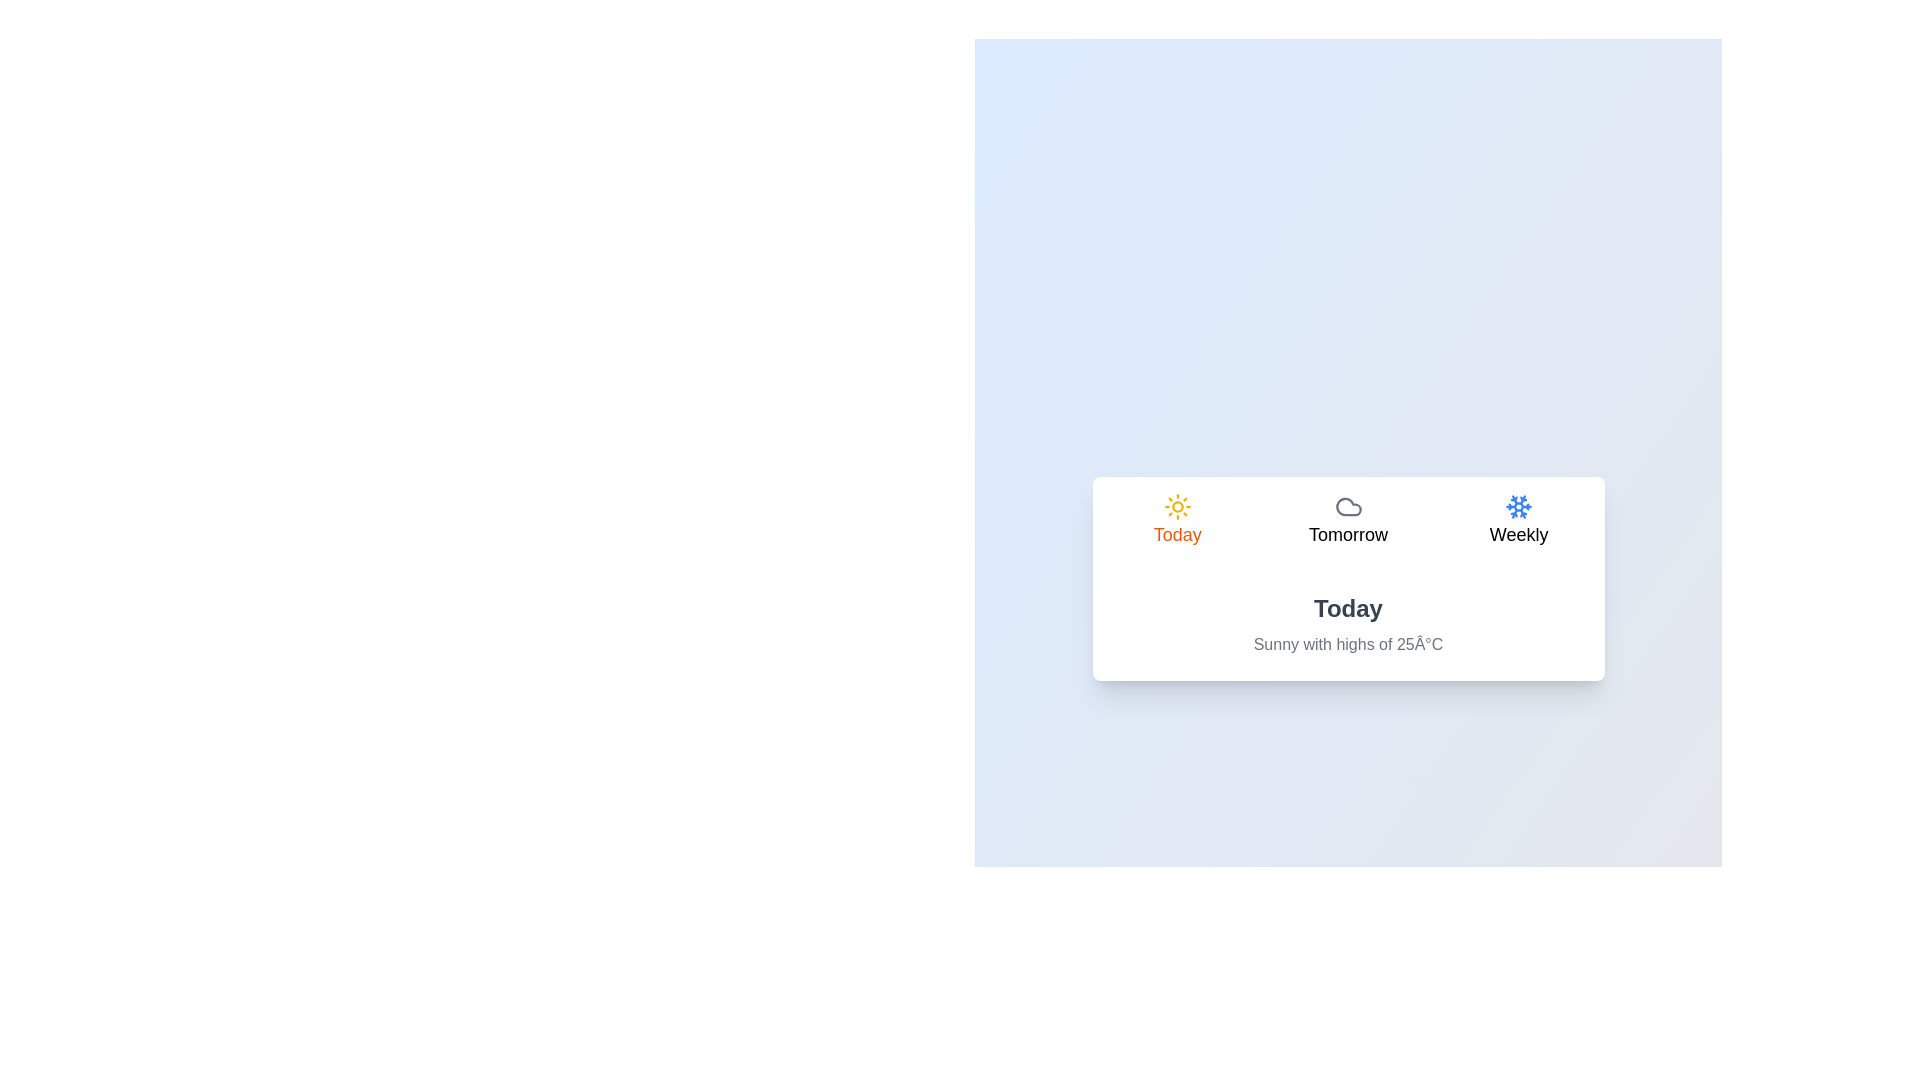 The image size is (1920, 1080). What do you see at coordinates (1348, 522) in the screenshot?
I see `the Tomorrow tab to view its weather forecast` at bounding box center [1348, 522].